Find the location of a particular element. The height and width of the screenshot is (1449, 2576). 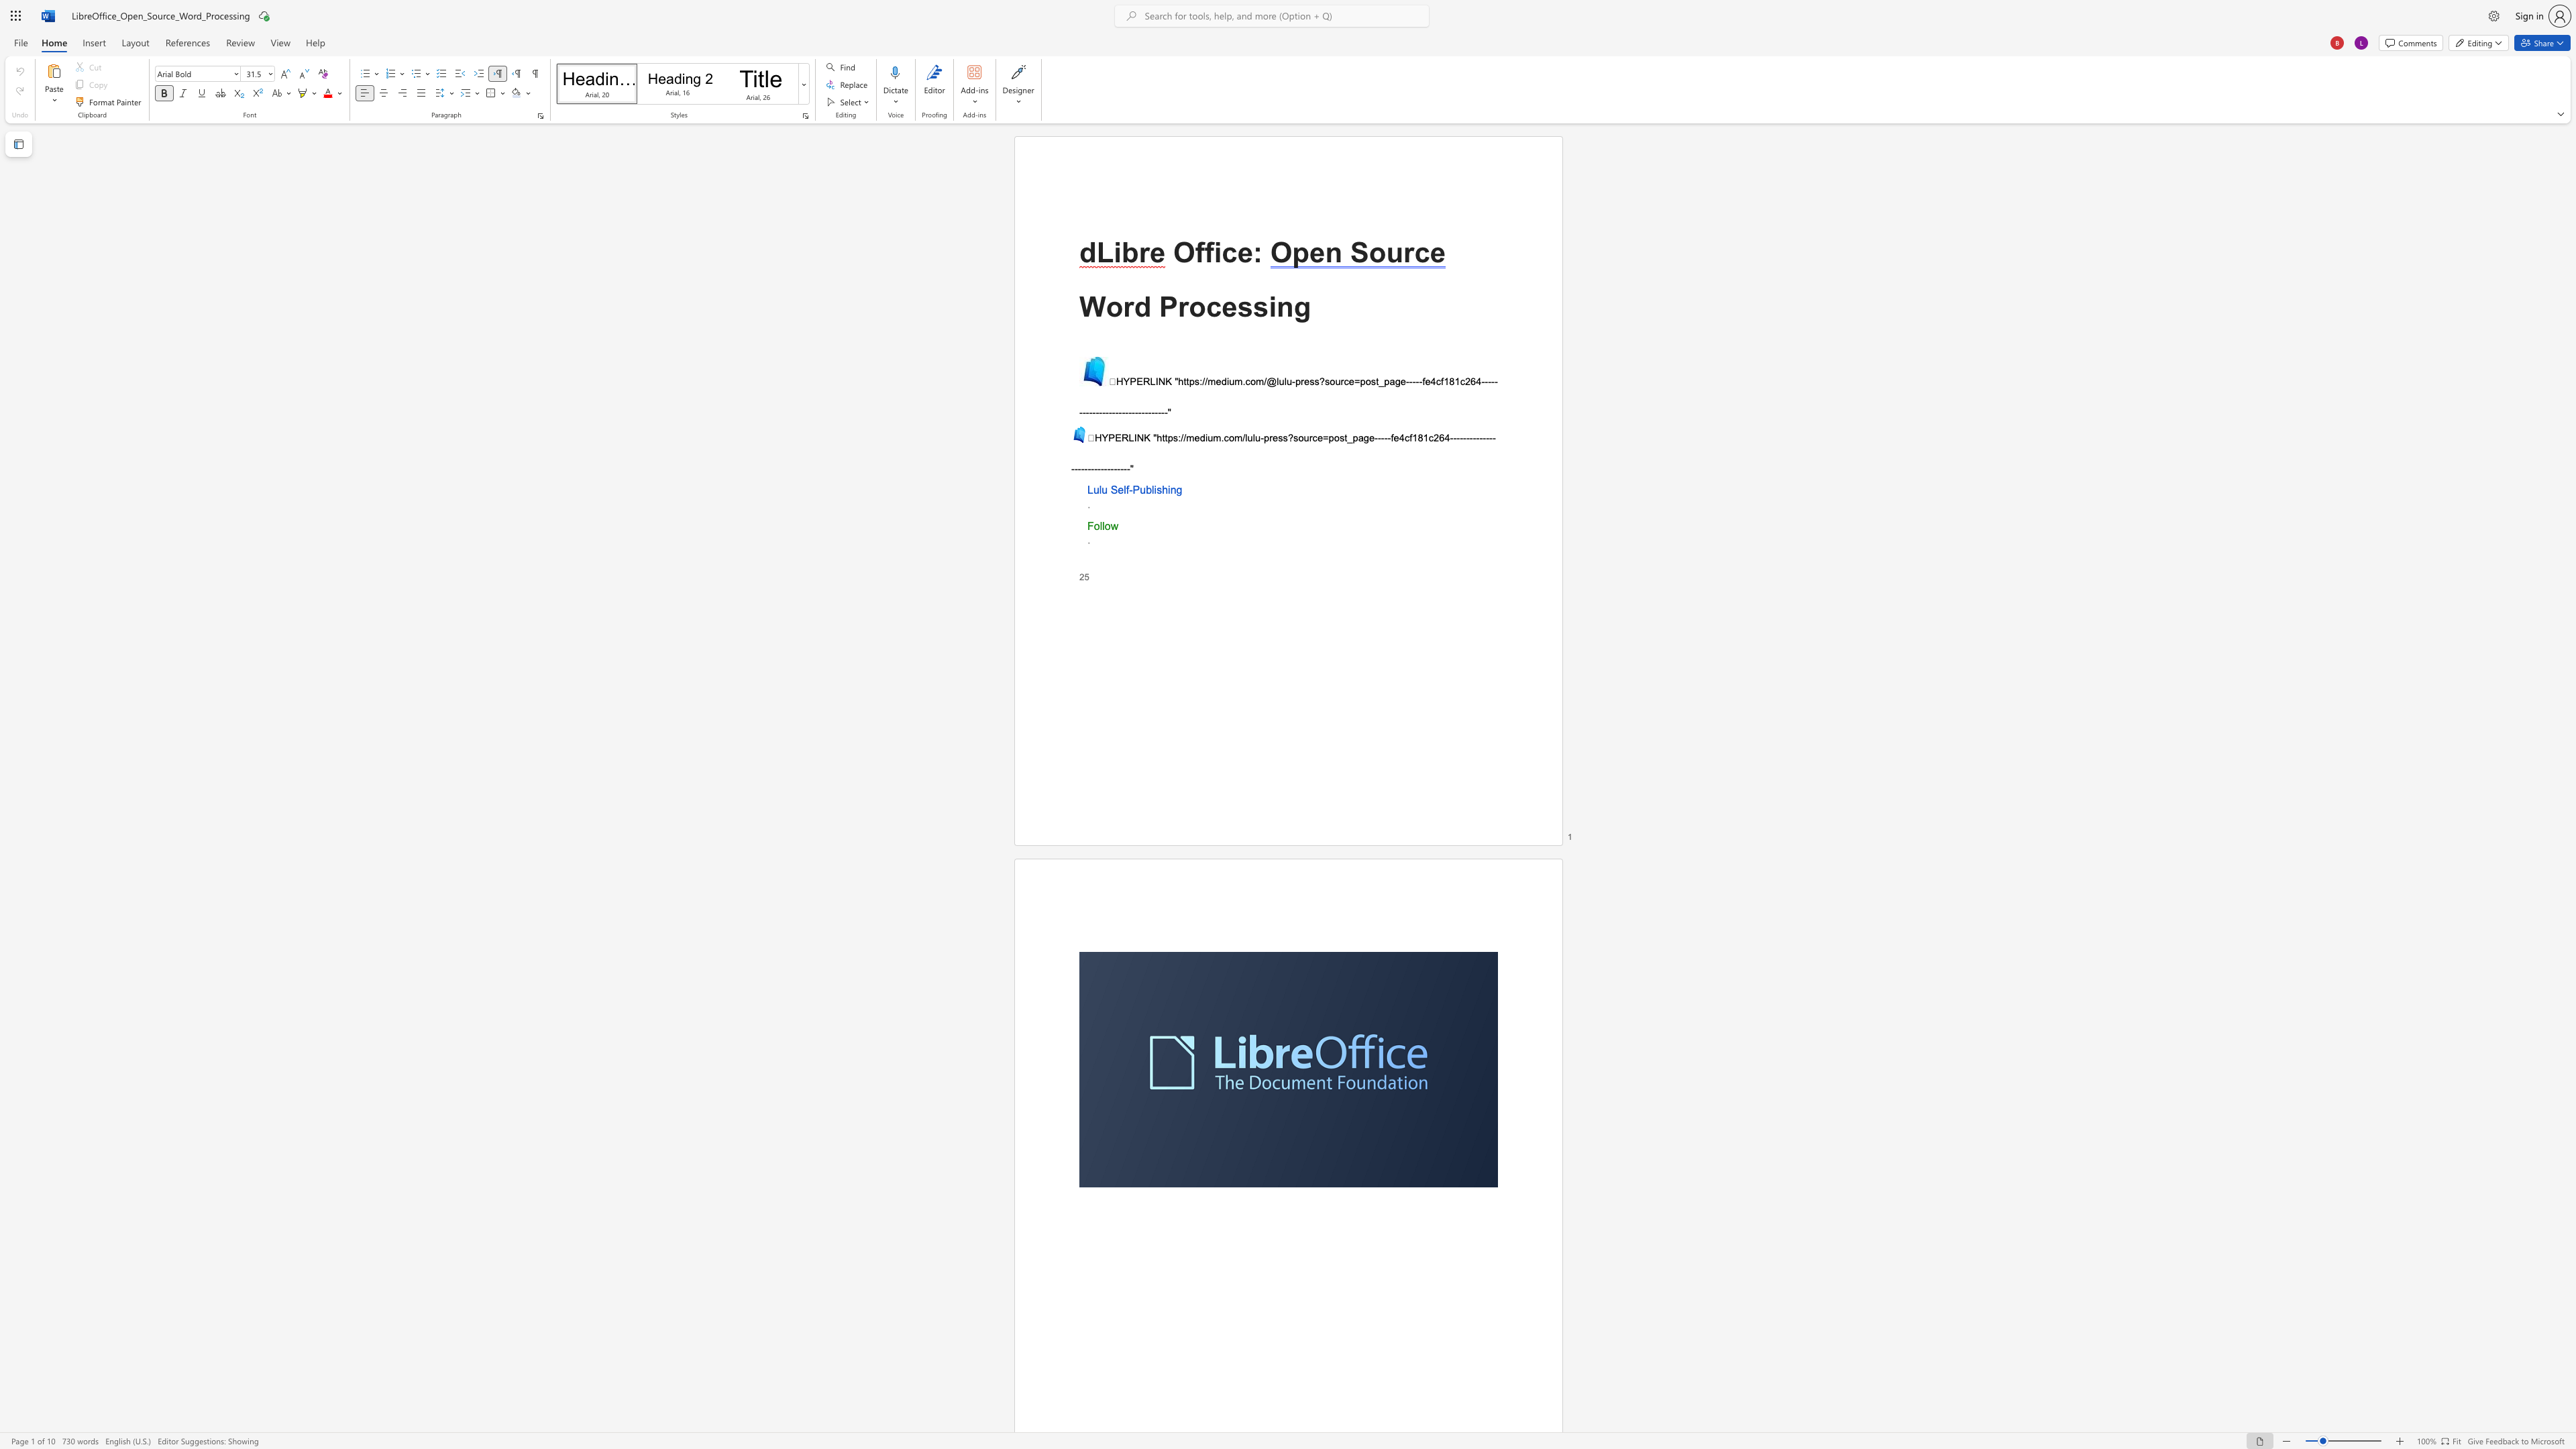

the space between the continuous character "N" and "K" in the text is located at coordinates (1164, 380).